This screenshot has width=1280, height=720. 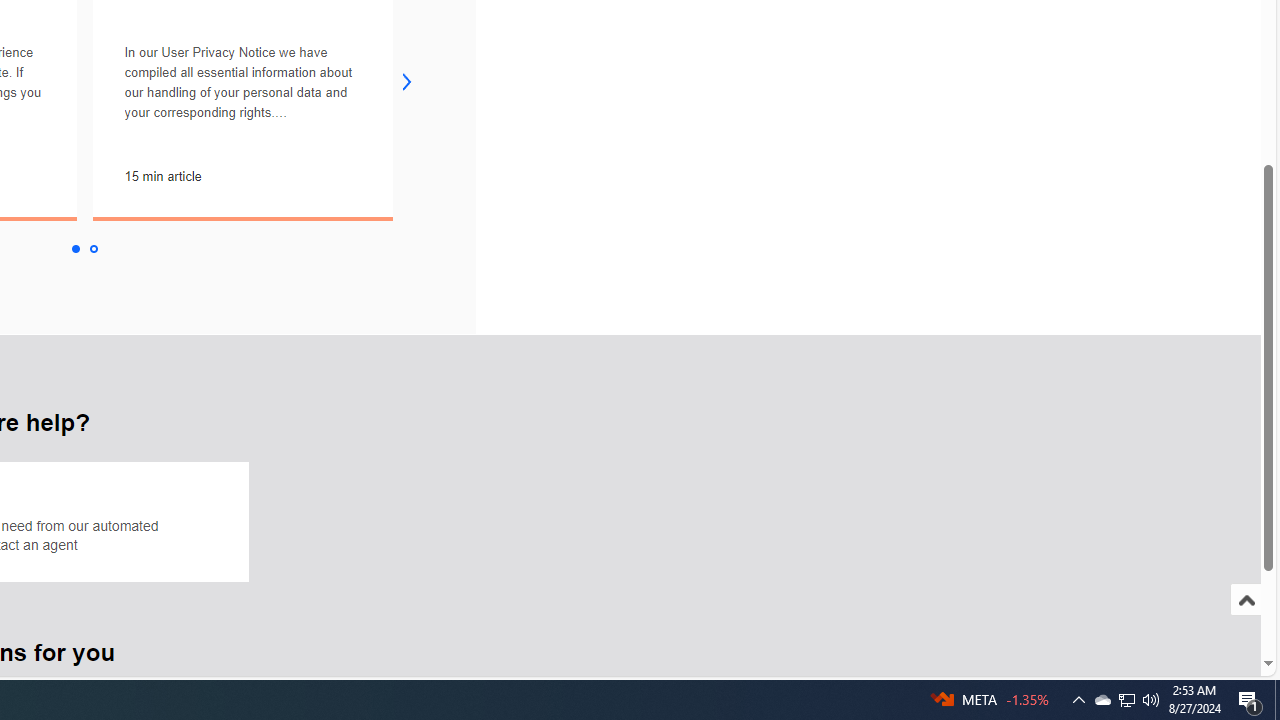 I want to click on 'next slide', so click(x=406, y=80).